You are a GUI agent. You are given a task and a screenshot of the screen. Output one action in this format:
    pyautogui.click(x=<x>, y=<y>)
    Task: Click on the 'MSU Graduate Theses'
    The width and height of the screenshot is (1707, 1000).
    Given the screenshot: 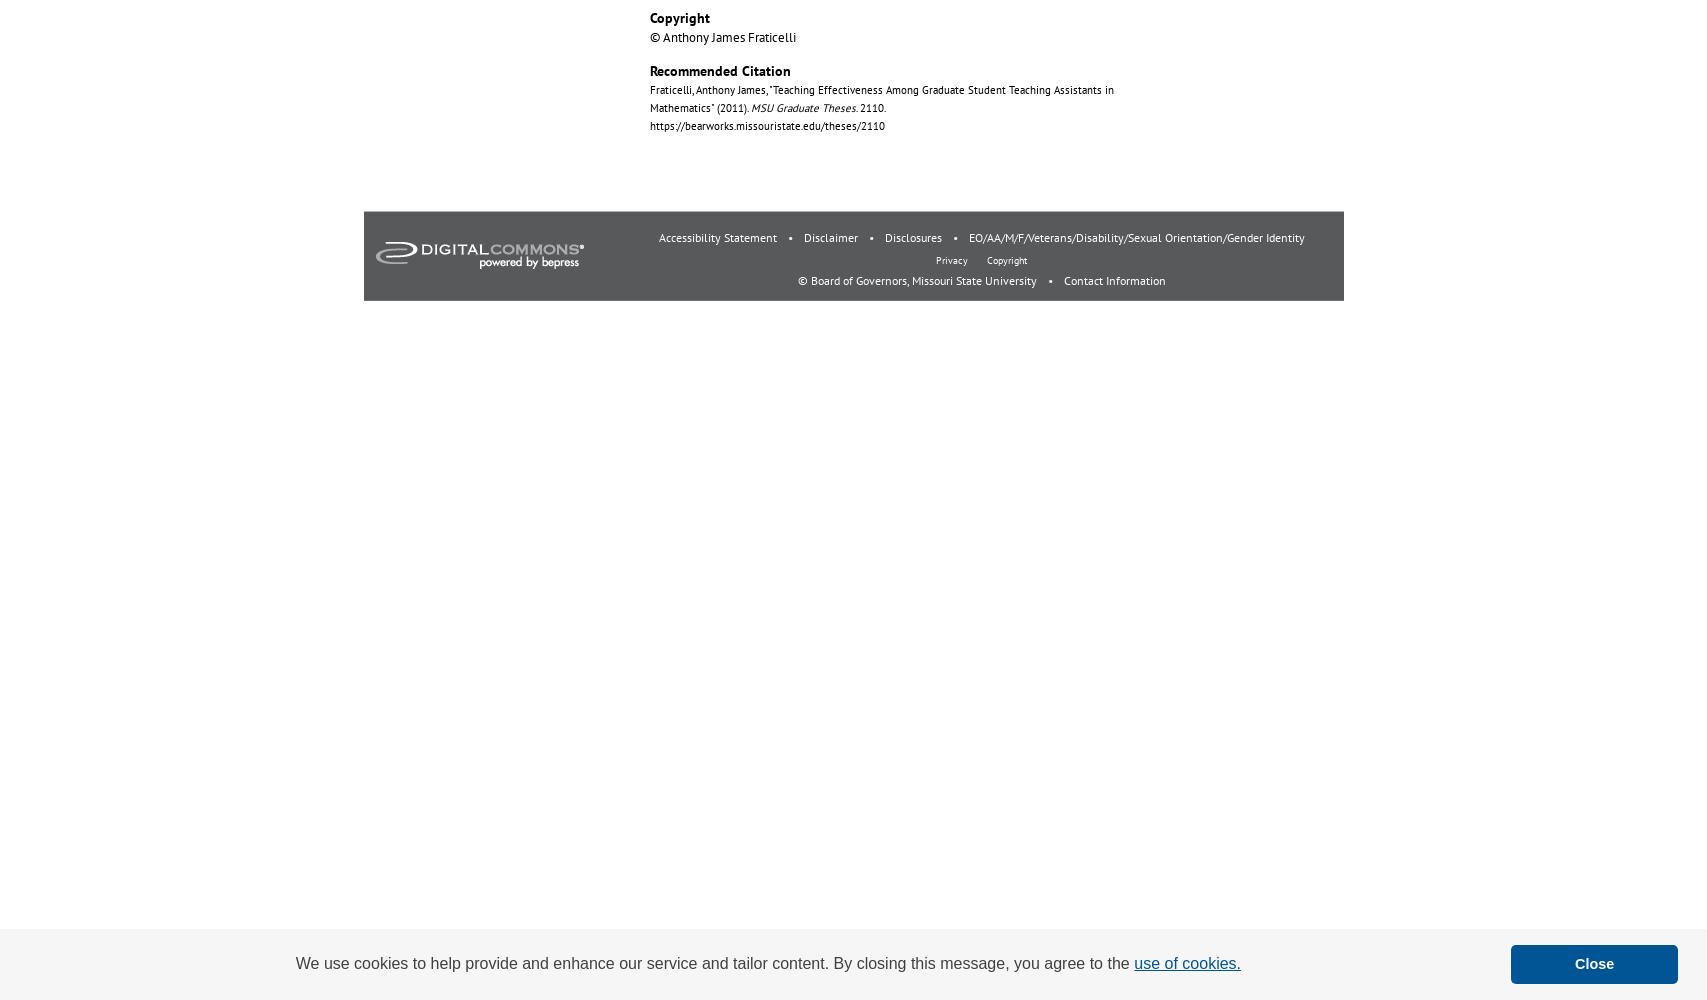 What is the action you would take?
    pyautogui.click(x=802, y=107)
    